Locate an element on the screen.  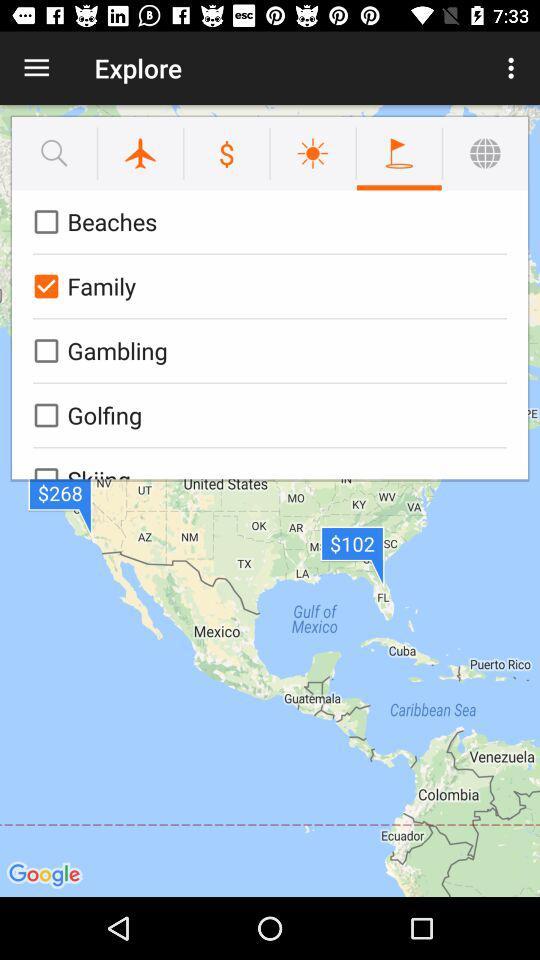
skiing item is located at coordinates (266, 463).